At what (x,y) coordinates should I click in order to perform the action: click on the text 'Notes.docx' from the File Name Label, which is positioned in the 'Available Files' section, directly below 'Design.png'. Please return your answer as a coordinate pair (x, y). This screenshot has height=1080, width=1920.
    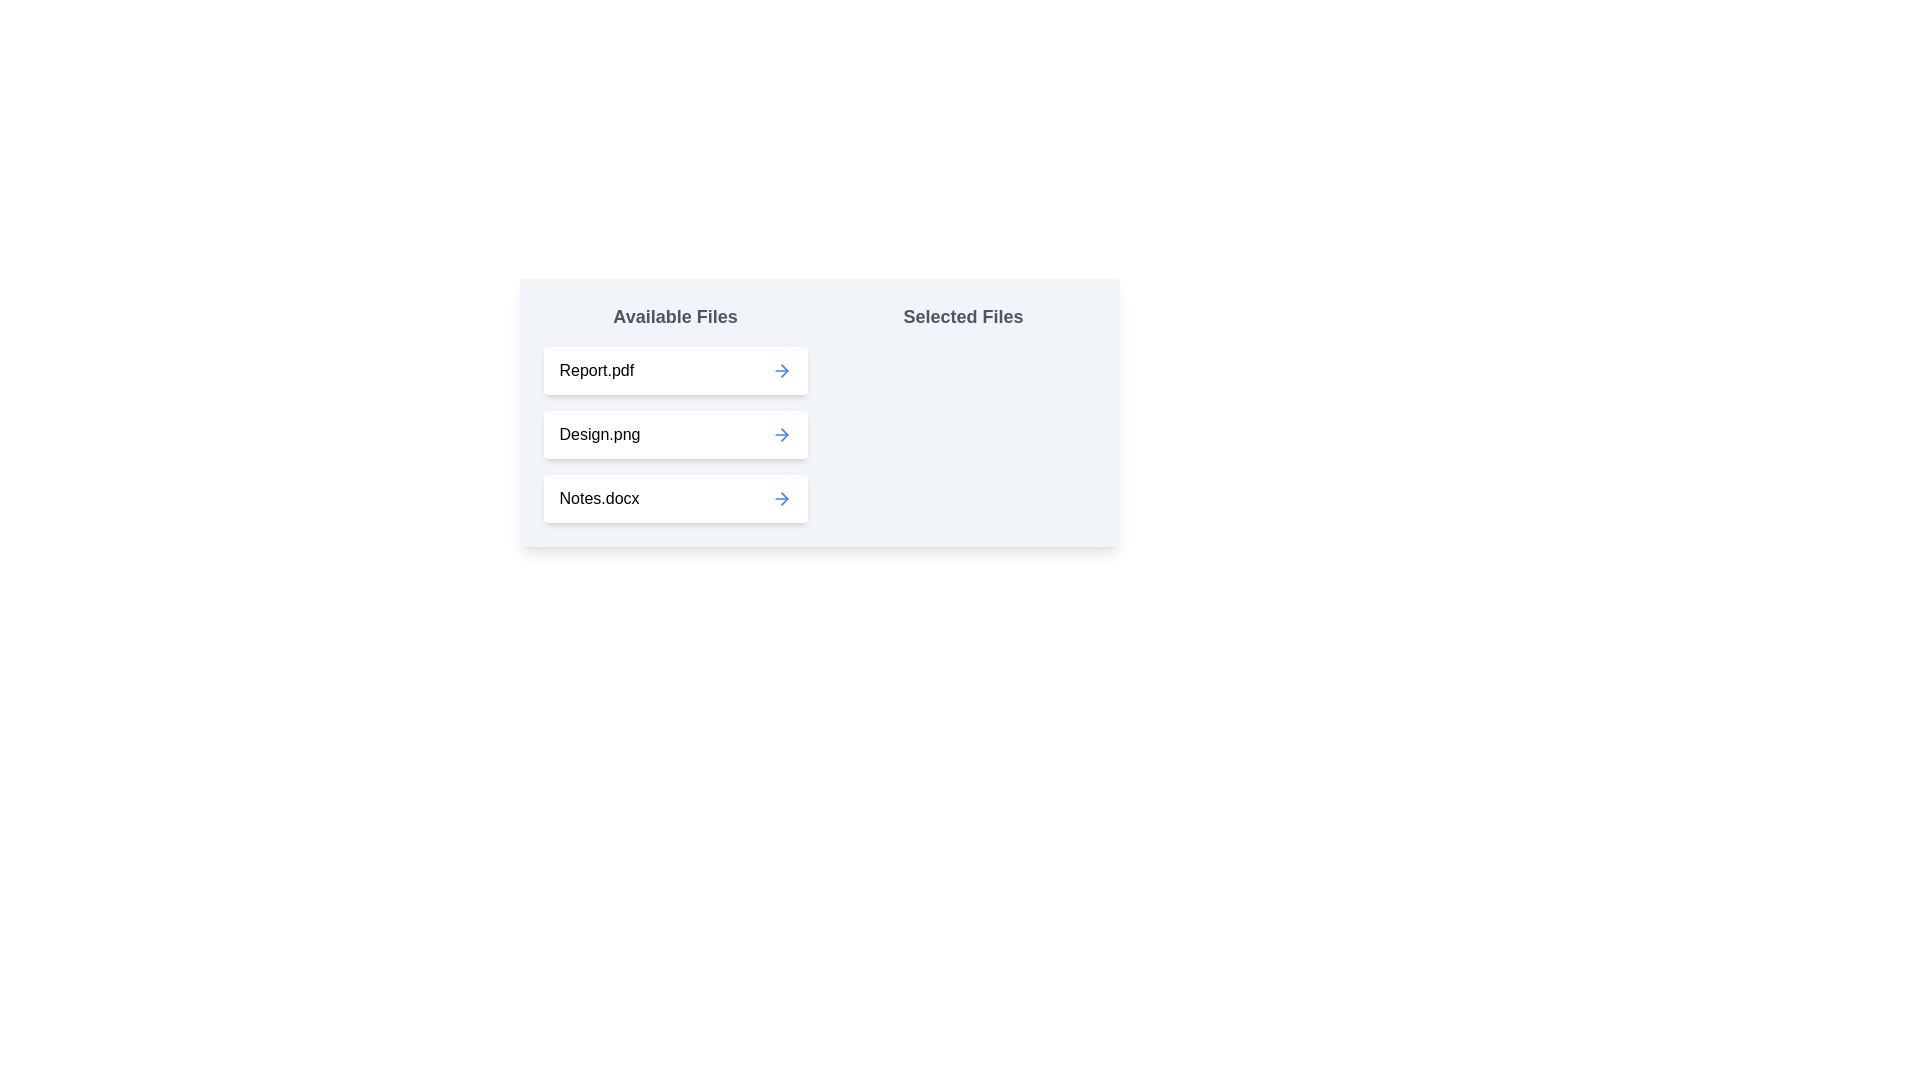
    Looking at the image, I should click on (598, 497).